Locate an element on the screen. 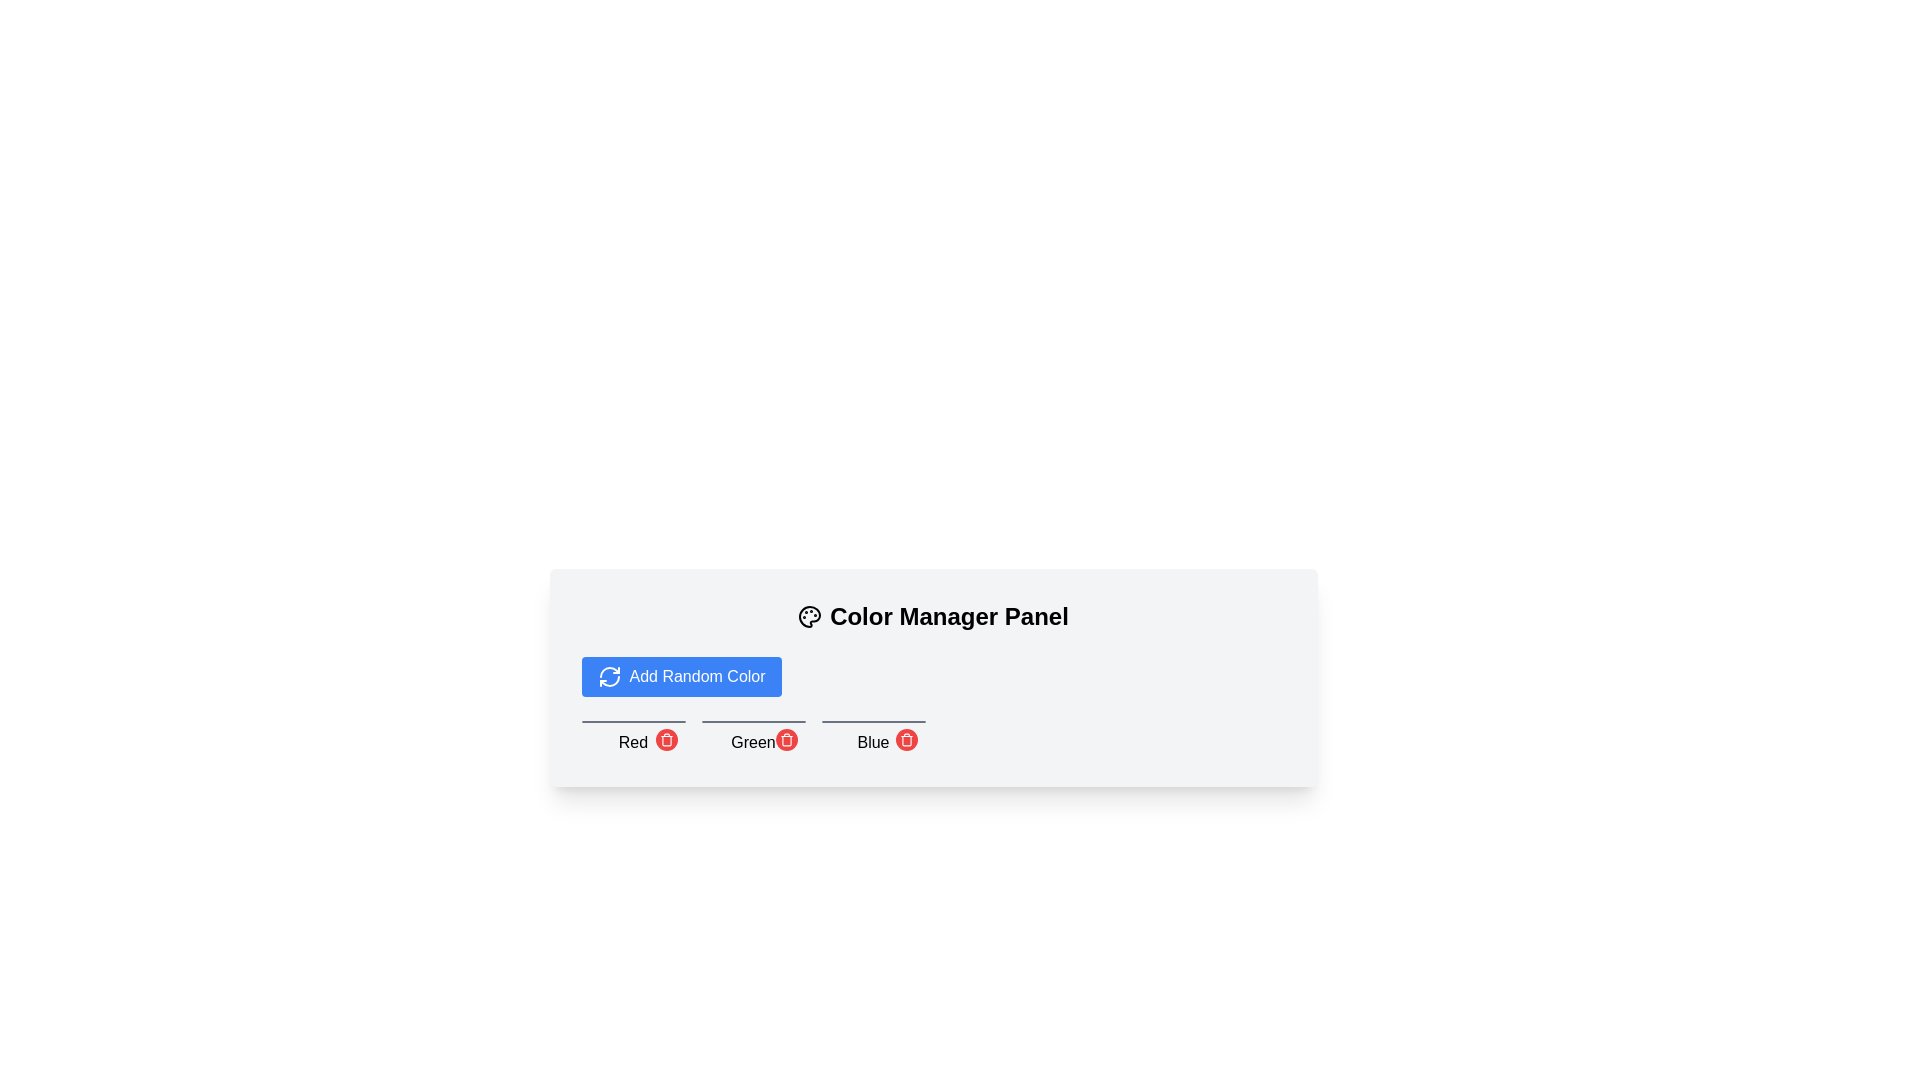  color labels 'Red', 'Green', and 'Blue' in the Grid of selectable or modifiable color items located below the 'Add Random Color' button in the 'Color Manager Panel' is located at coordinates (932, 737).